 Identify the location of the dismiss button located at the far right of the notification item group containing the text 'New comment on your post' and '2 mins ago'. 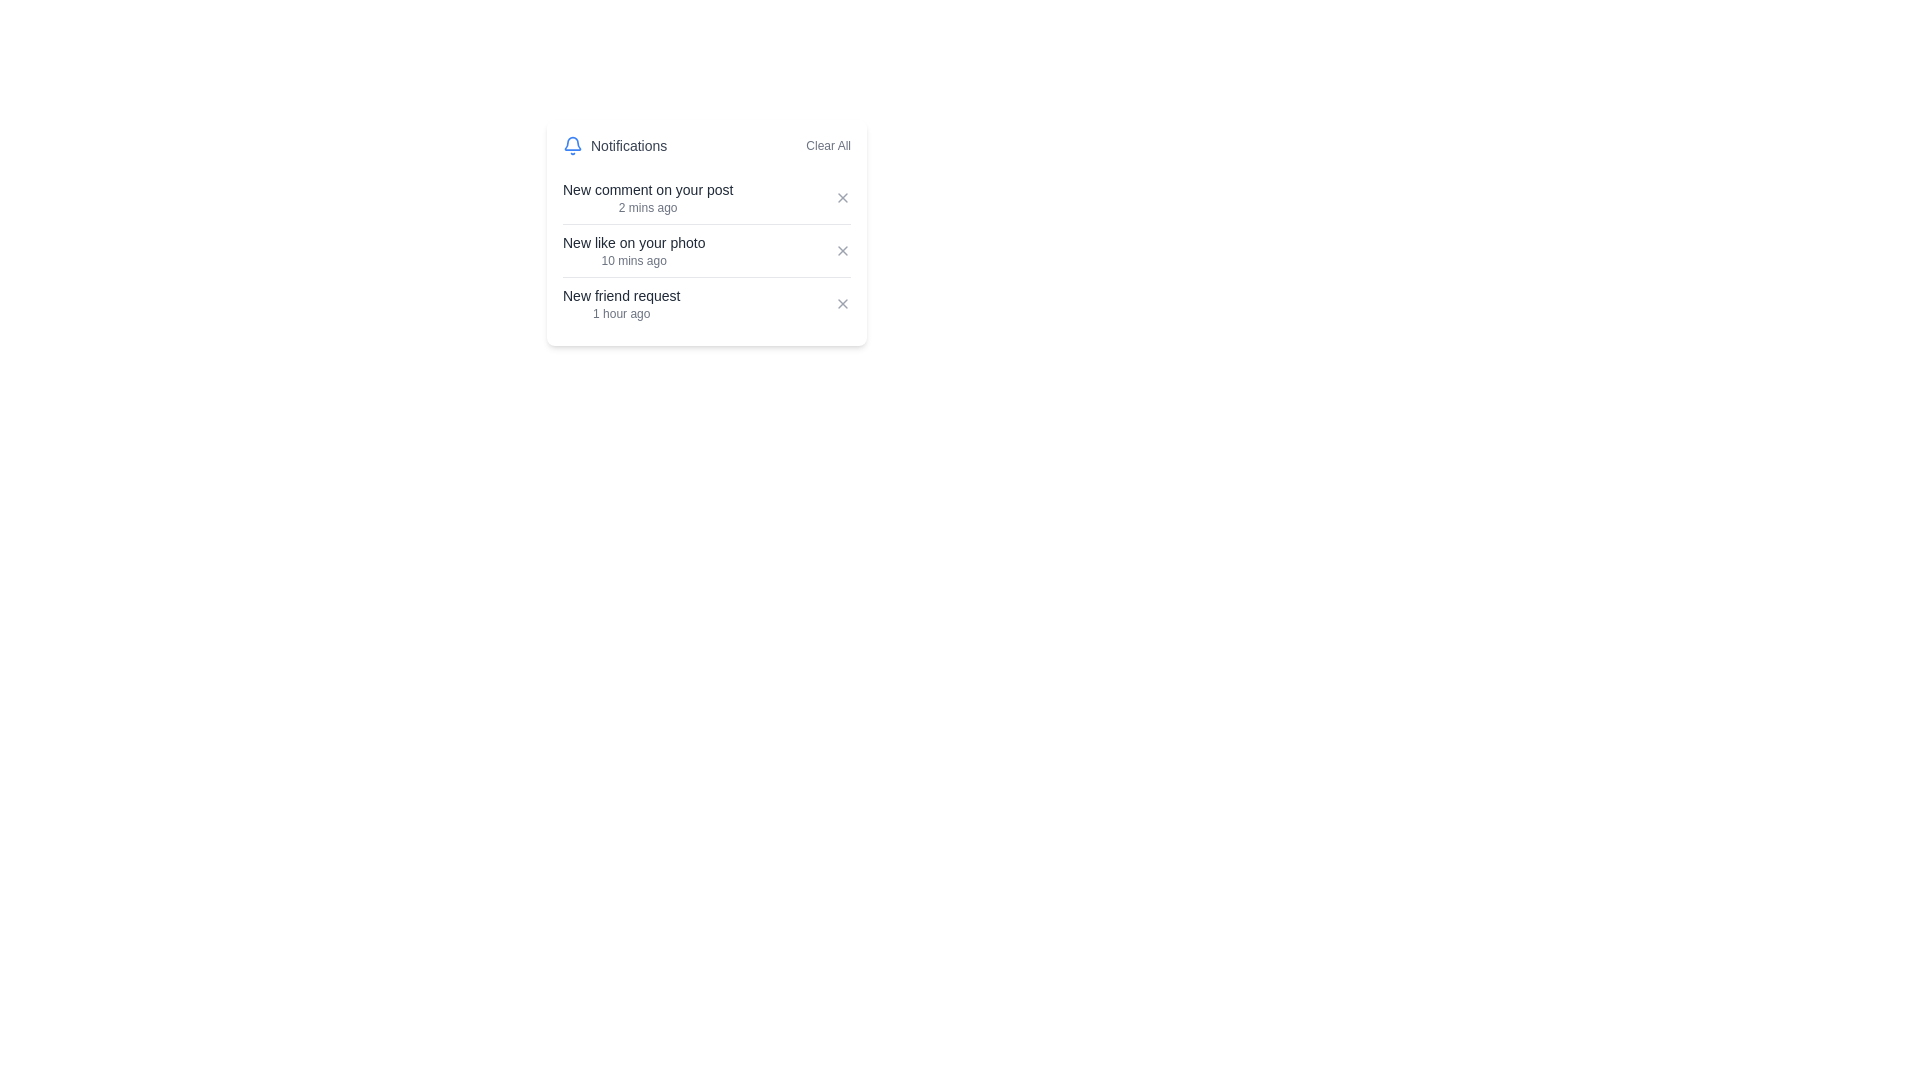
(843, 197).